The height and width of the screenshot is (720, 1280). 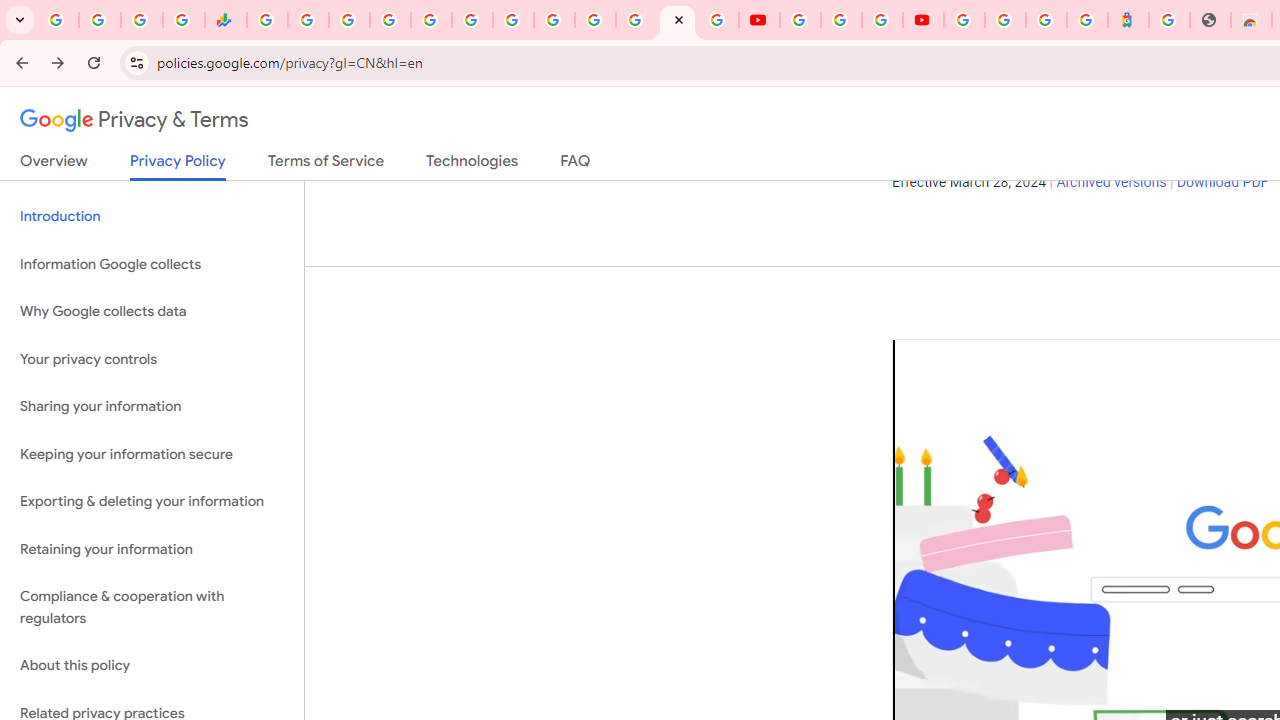 I want to click on 'Information Google collects', so click(x=151, y=263).